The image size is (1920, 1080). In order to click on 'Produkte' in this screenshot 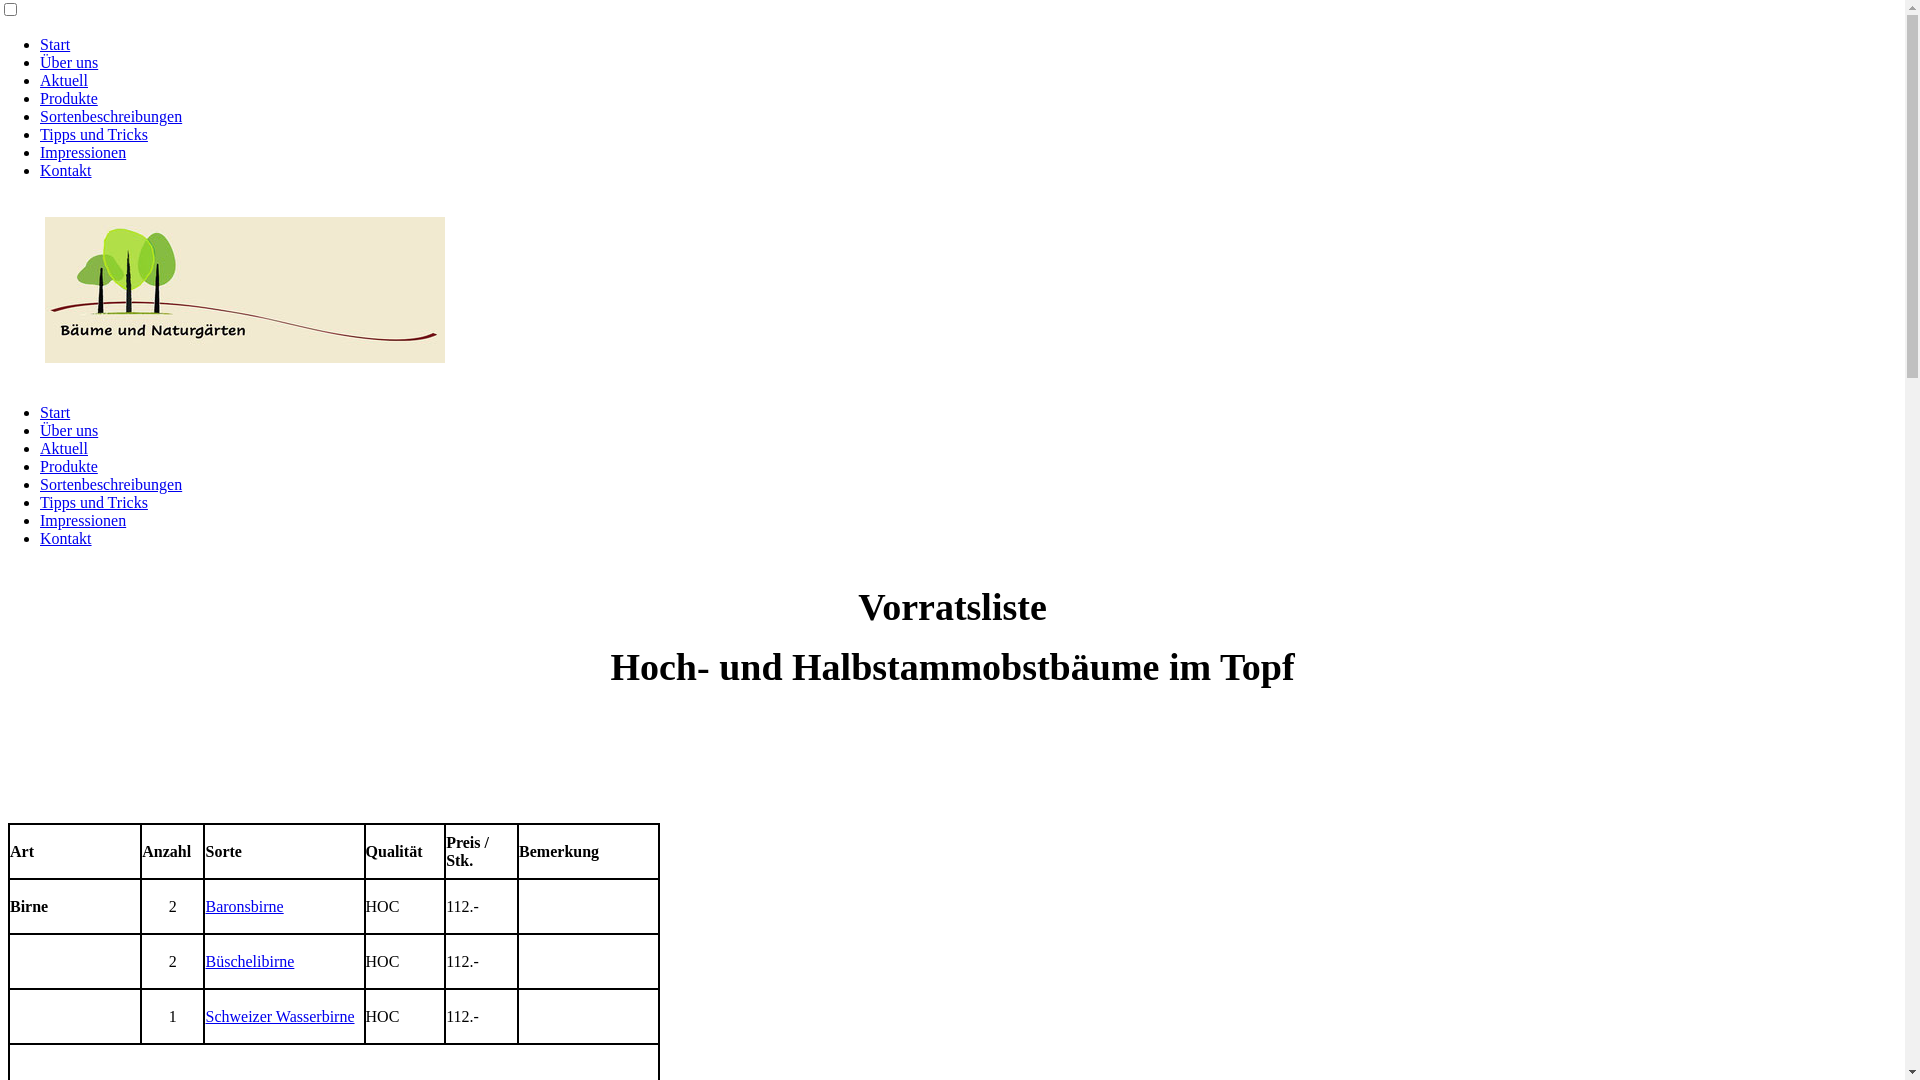, I will do `click(68, 466)`.